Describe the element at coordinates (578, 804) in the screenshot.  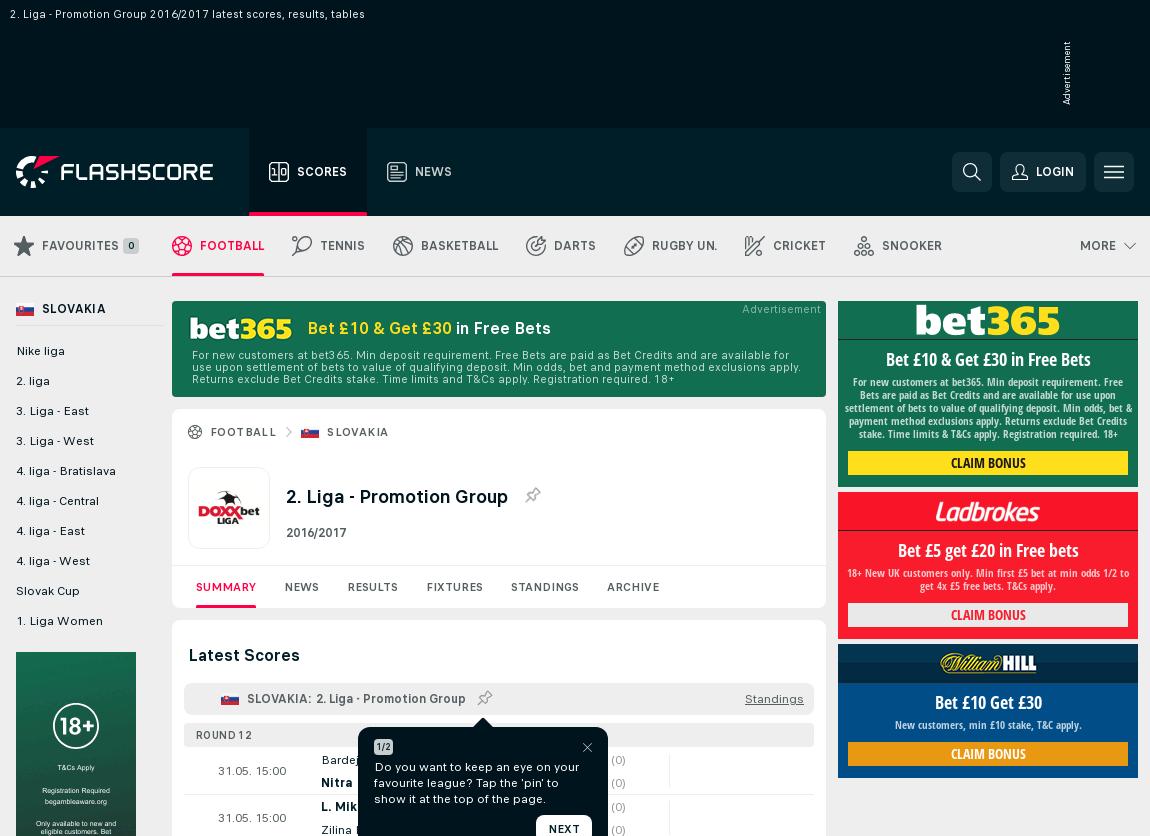
I see `'2'` at that location.